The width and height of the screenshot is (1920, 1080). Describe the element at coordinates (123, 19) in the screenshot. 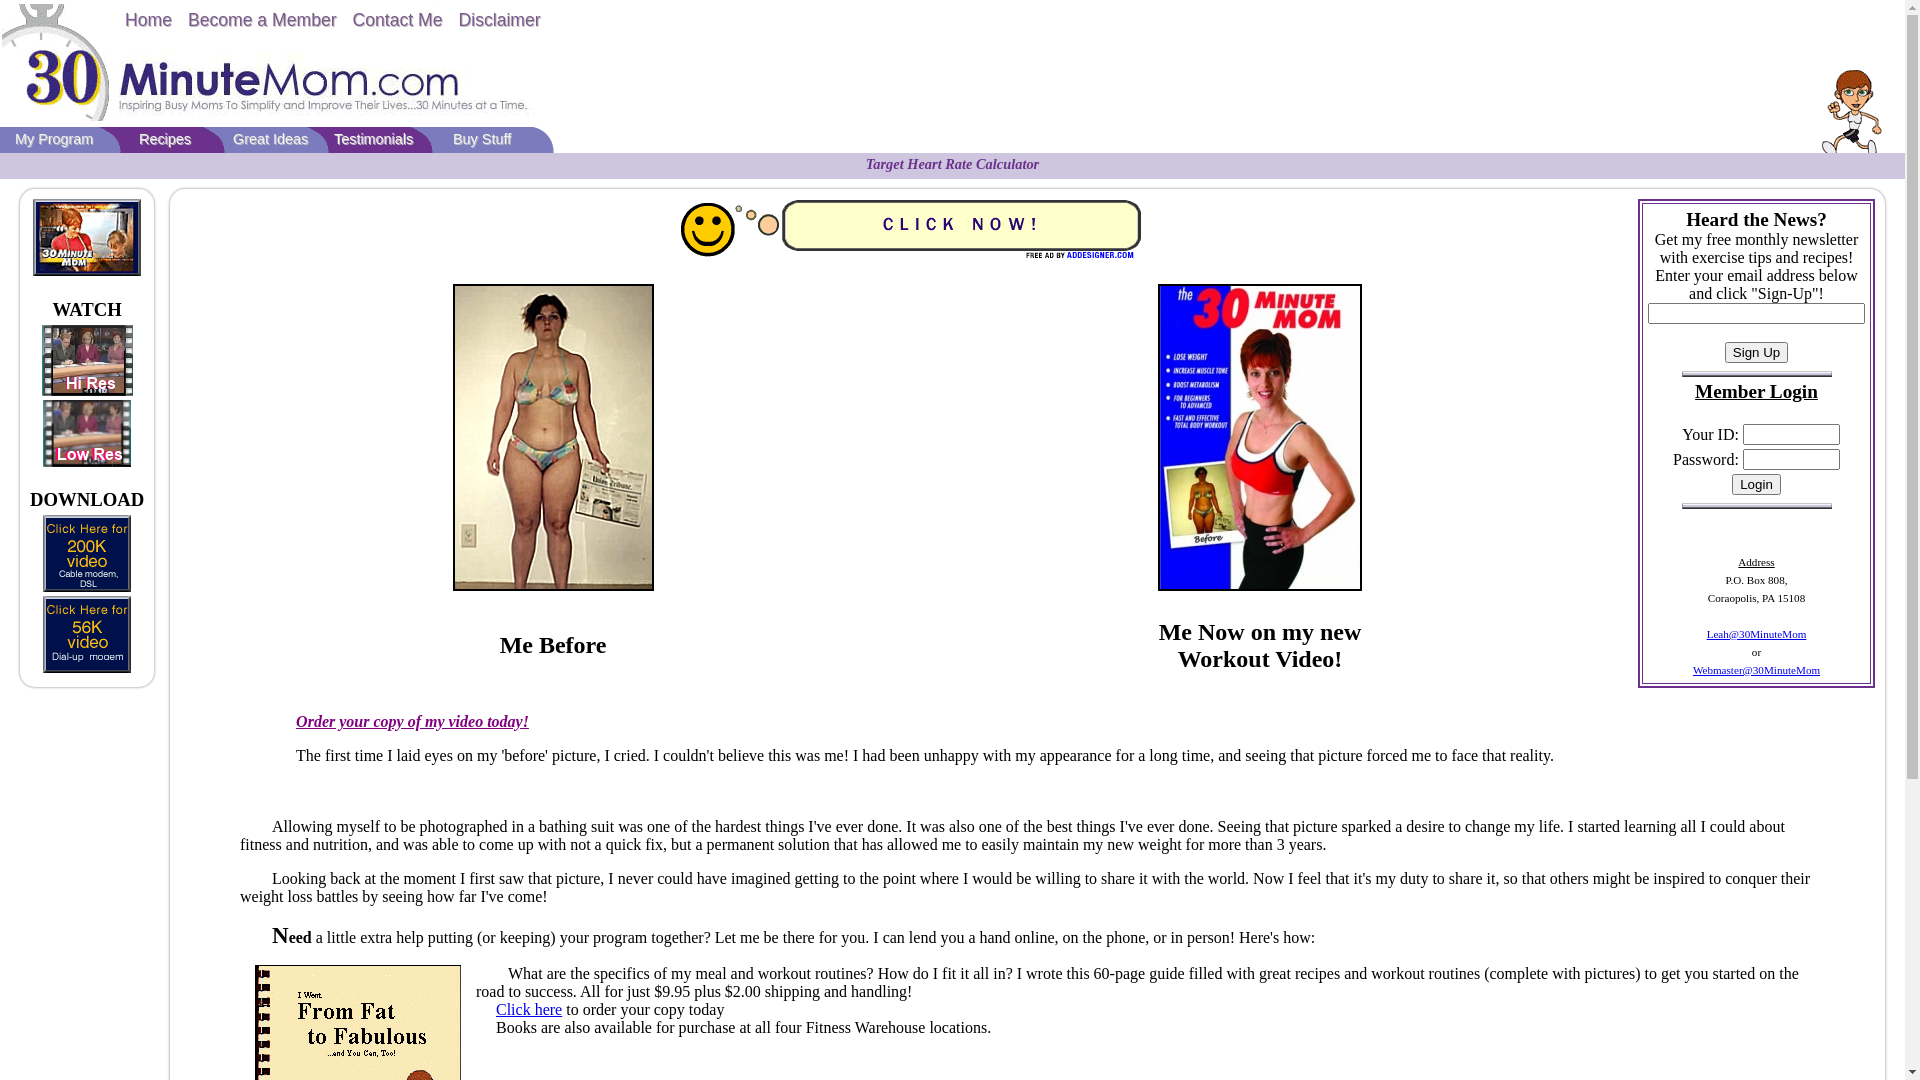

I see `'Home'` at that location.